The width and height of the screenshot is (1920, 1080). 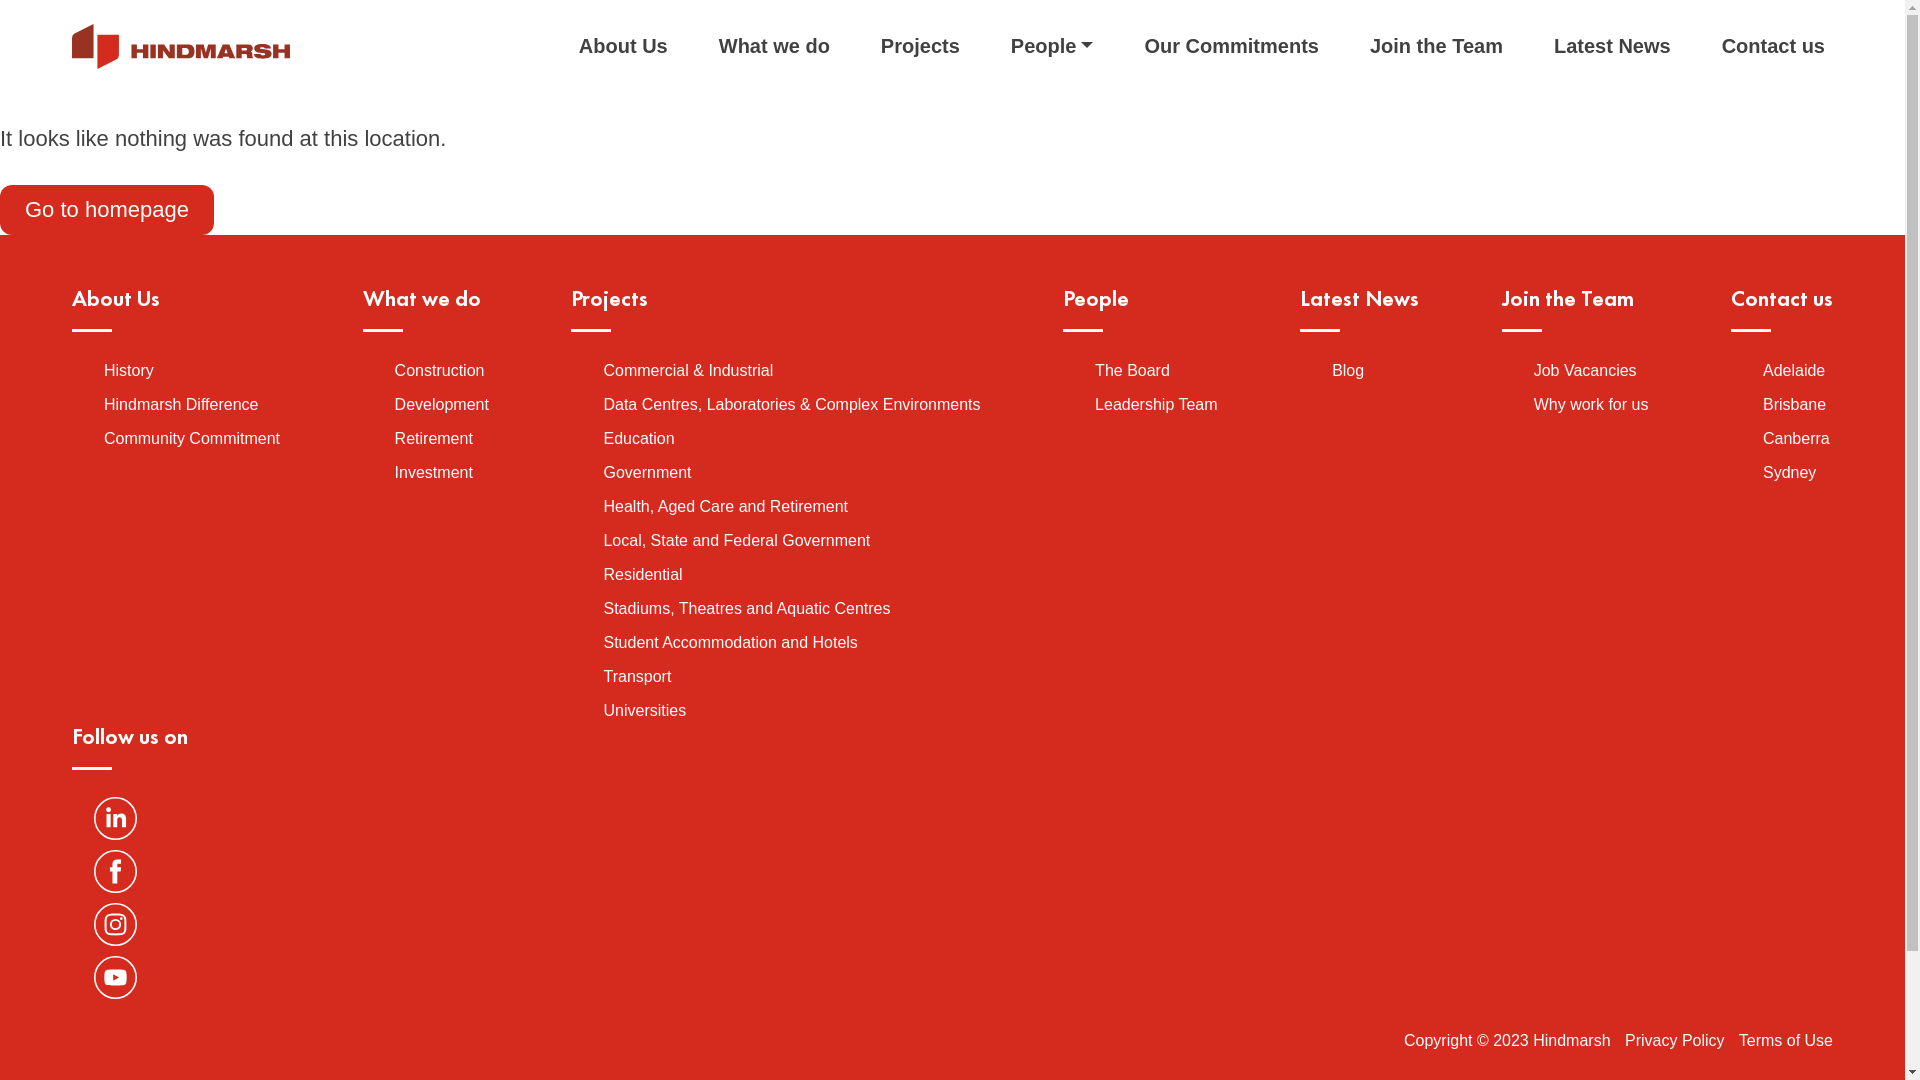 What do you see at coordinates (745, 607) in the screenshot?
I see `'Stadiums, Theatres and Aquatic Centres'` at bounding box center [745, 607].